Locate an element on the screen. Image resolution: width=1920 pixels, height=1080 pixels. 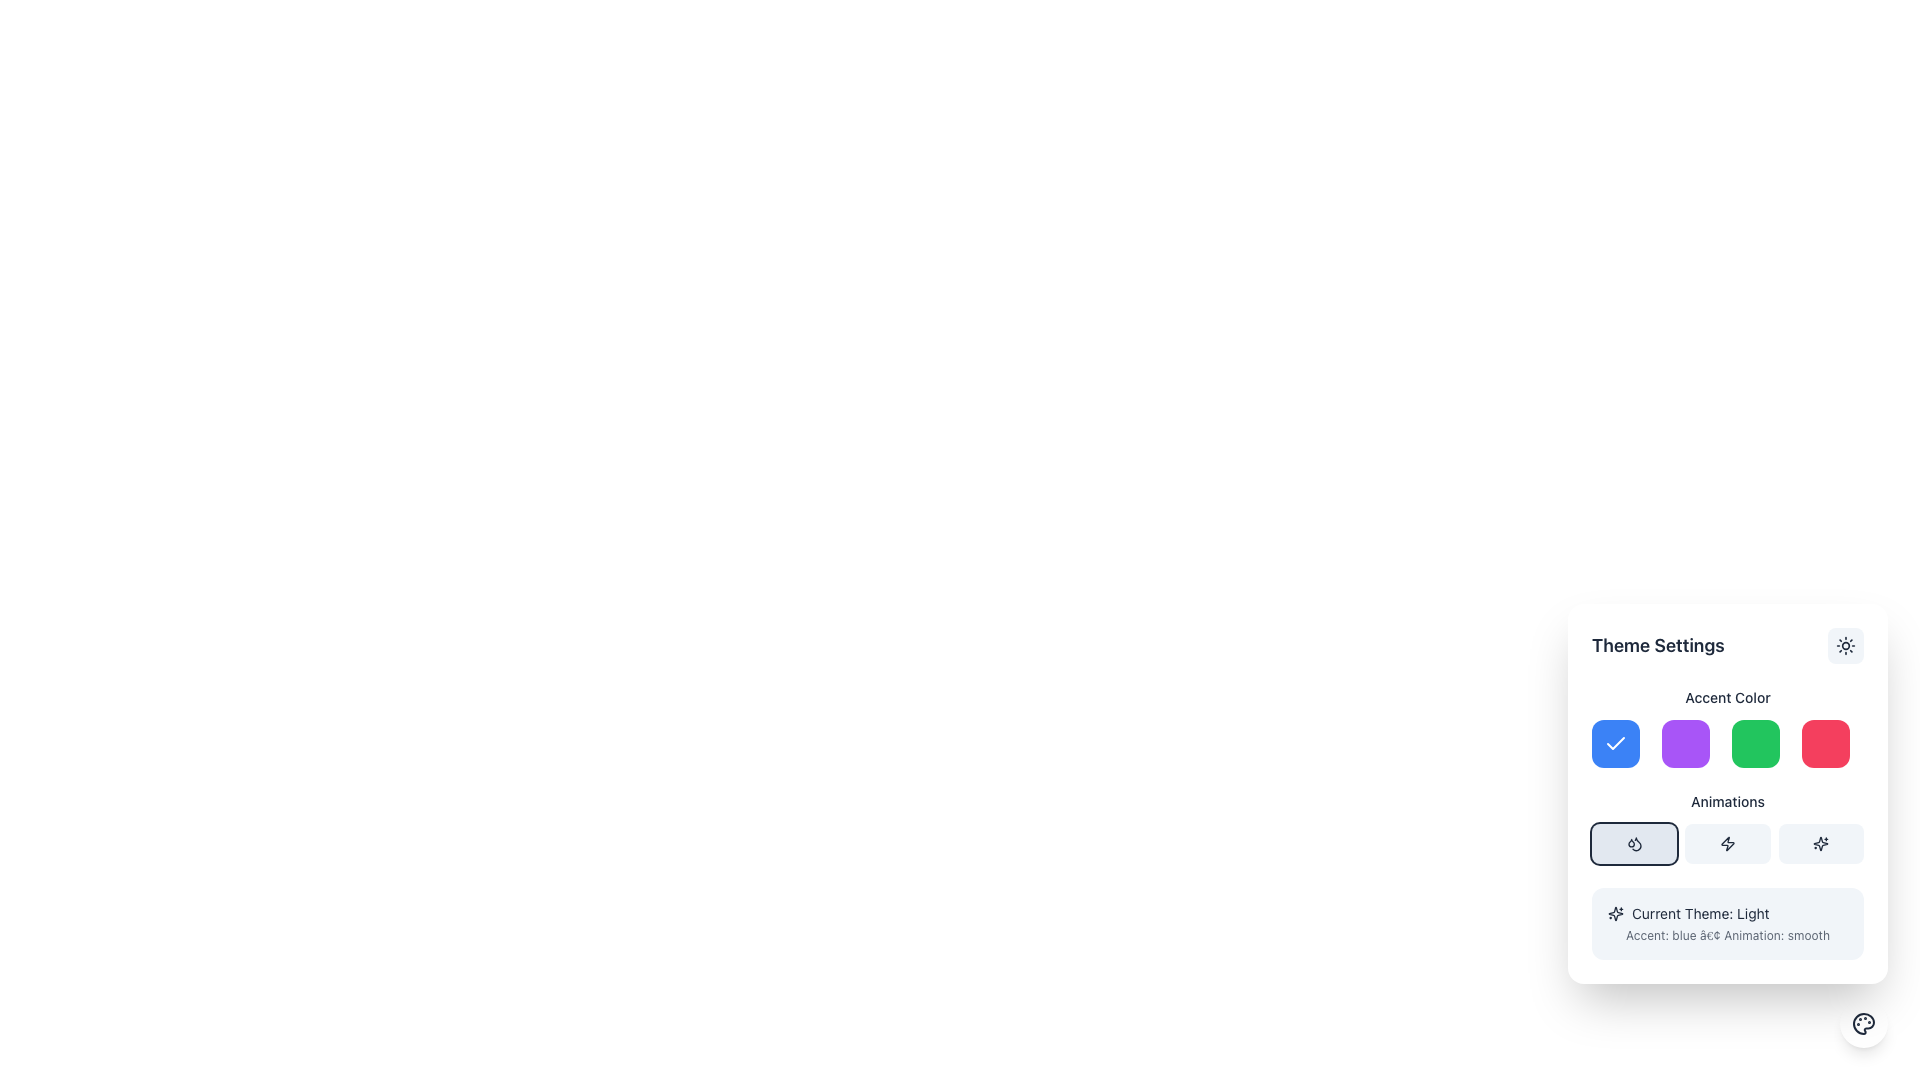
the first icon in the 'Animations' section of the 'Theme Settings' panel is located at coordinates (1634, 844).